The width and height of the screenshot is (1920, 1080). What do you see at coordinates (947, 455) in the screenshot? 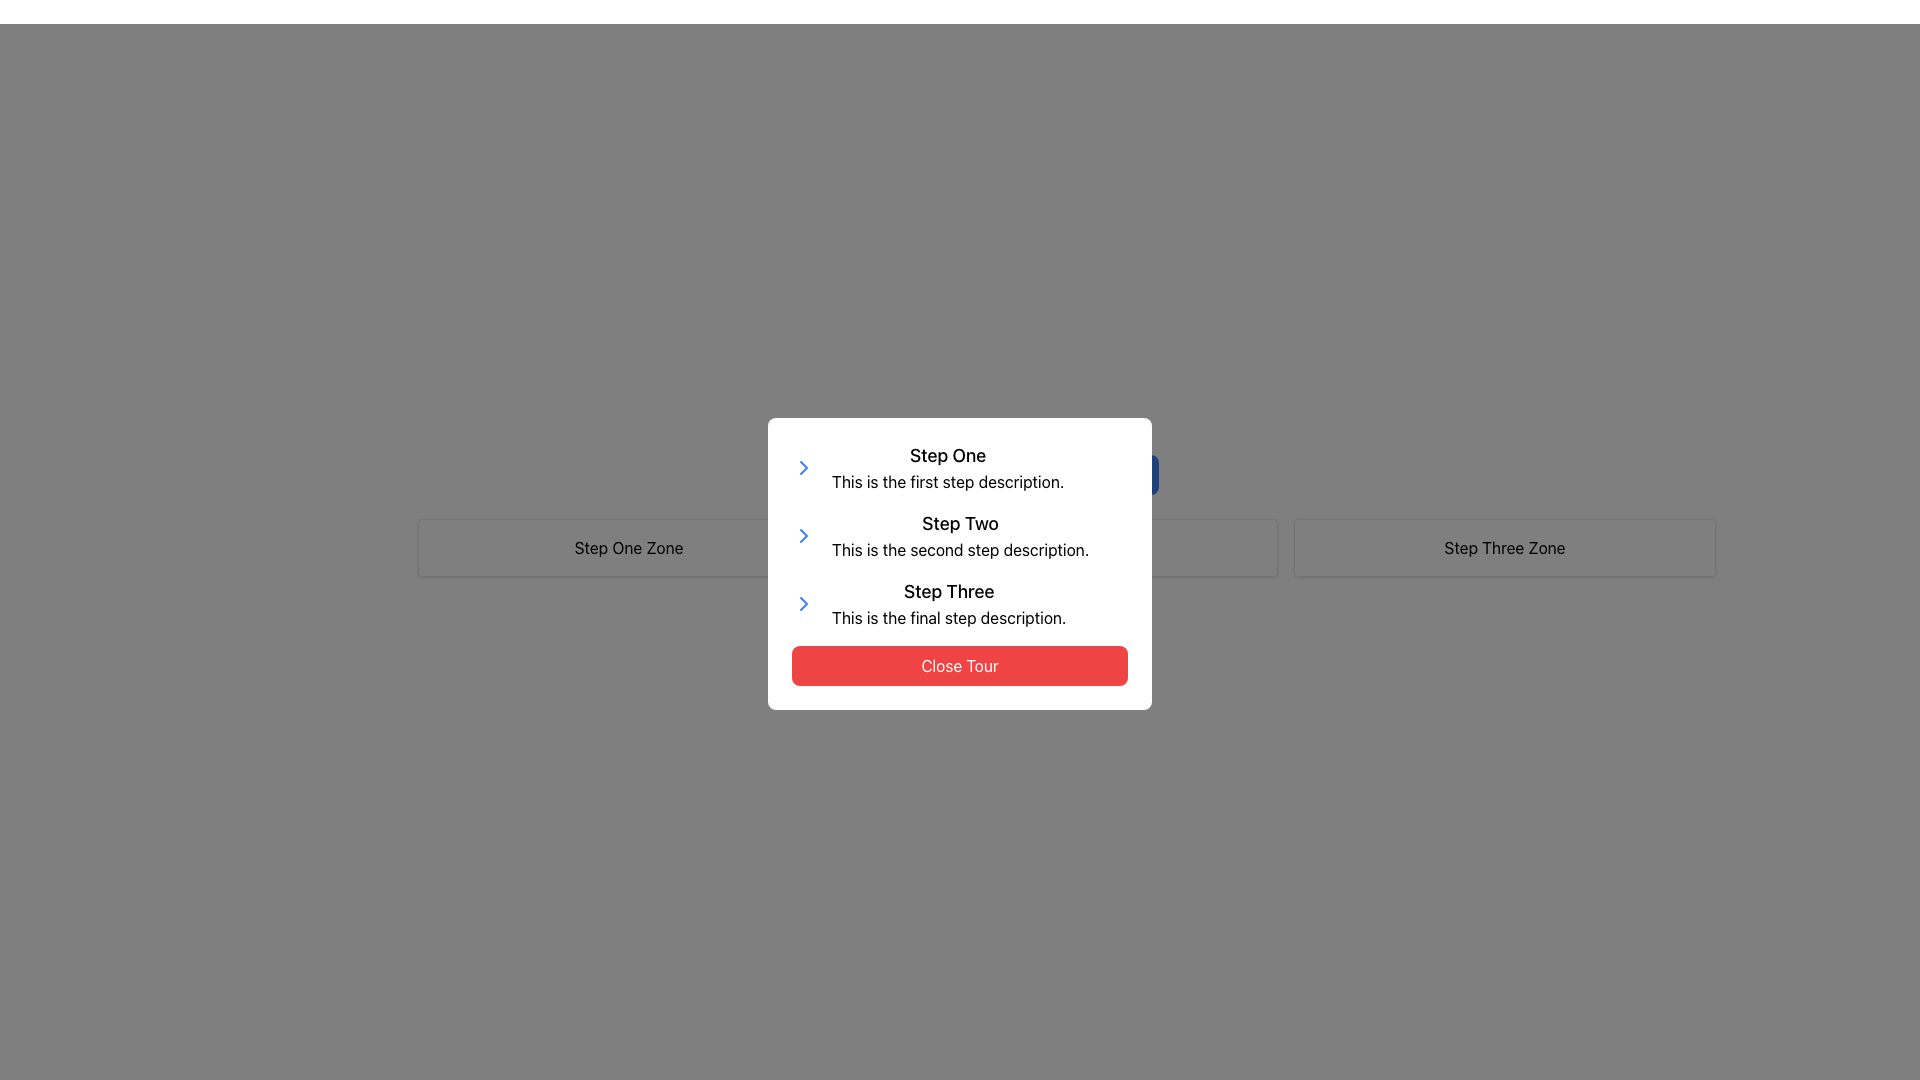
I see `the 'Step One' text label that is centrally located within the modal dialog box, indicating it as a title or heading above the description text` at bounding box center [947, 455].